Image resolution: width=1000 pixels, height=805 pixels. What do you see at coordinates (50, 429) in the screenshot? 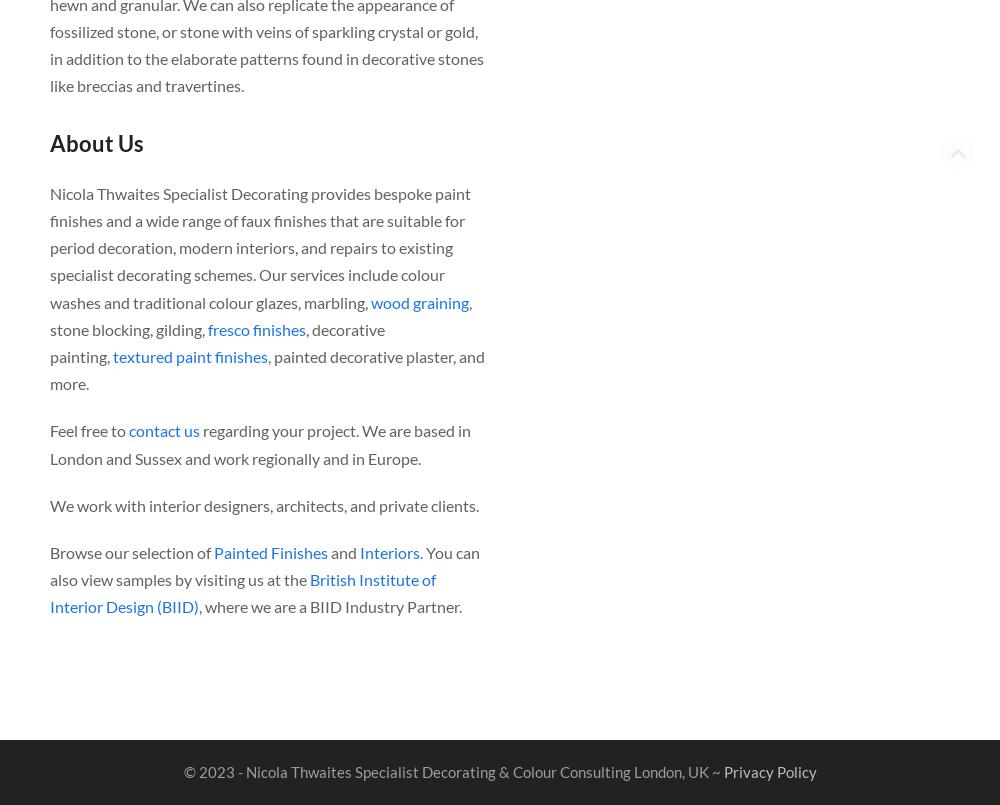
I see `'Feel free to'` at bounding box center [50, 429].